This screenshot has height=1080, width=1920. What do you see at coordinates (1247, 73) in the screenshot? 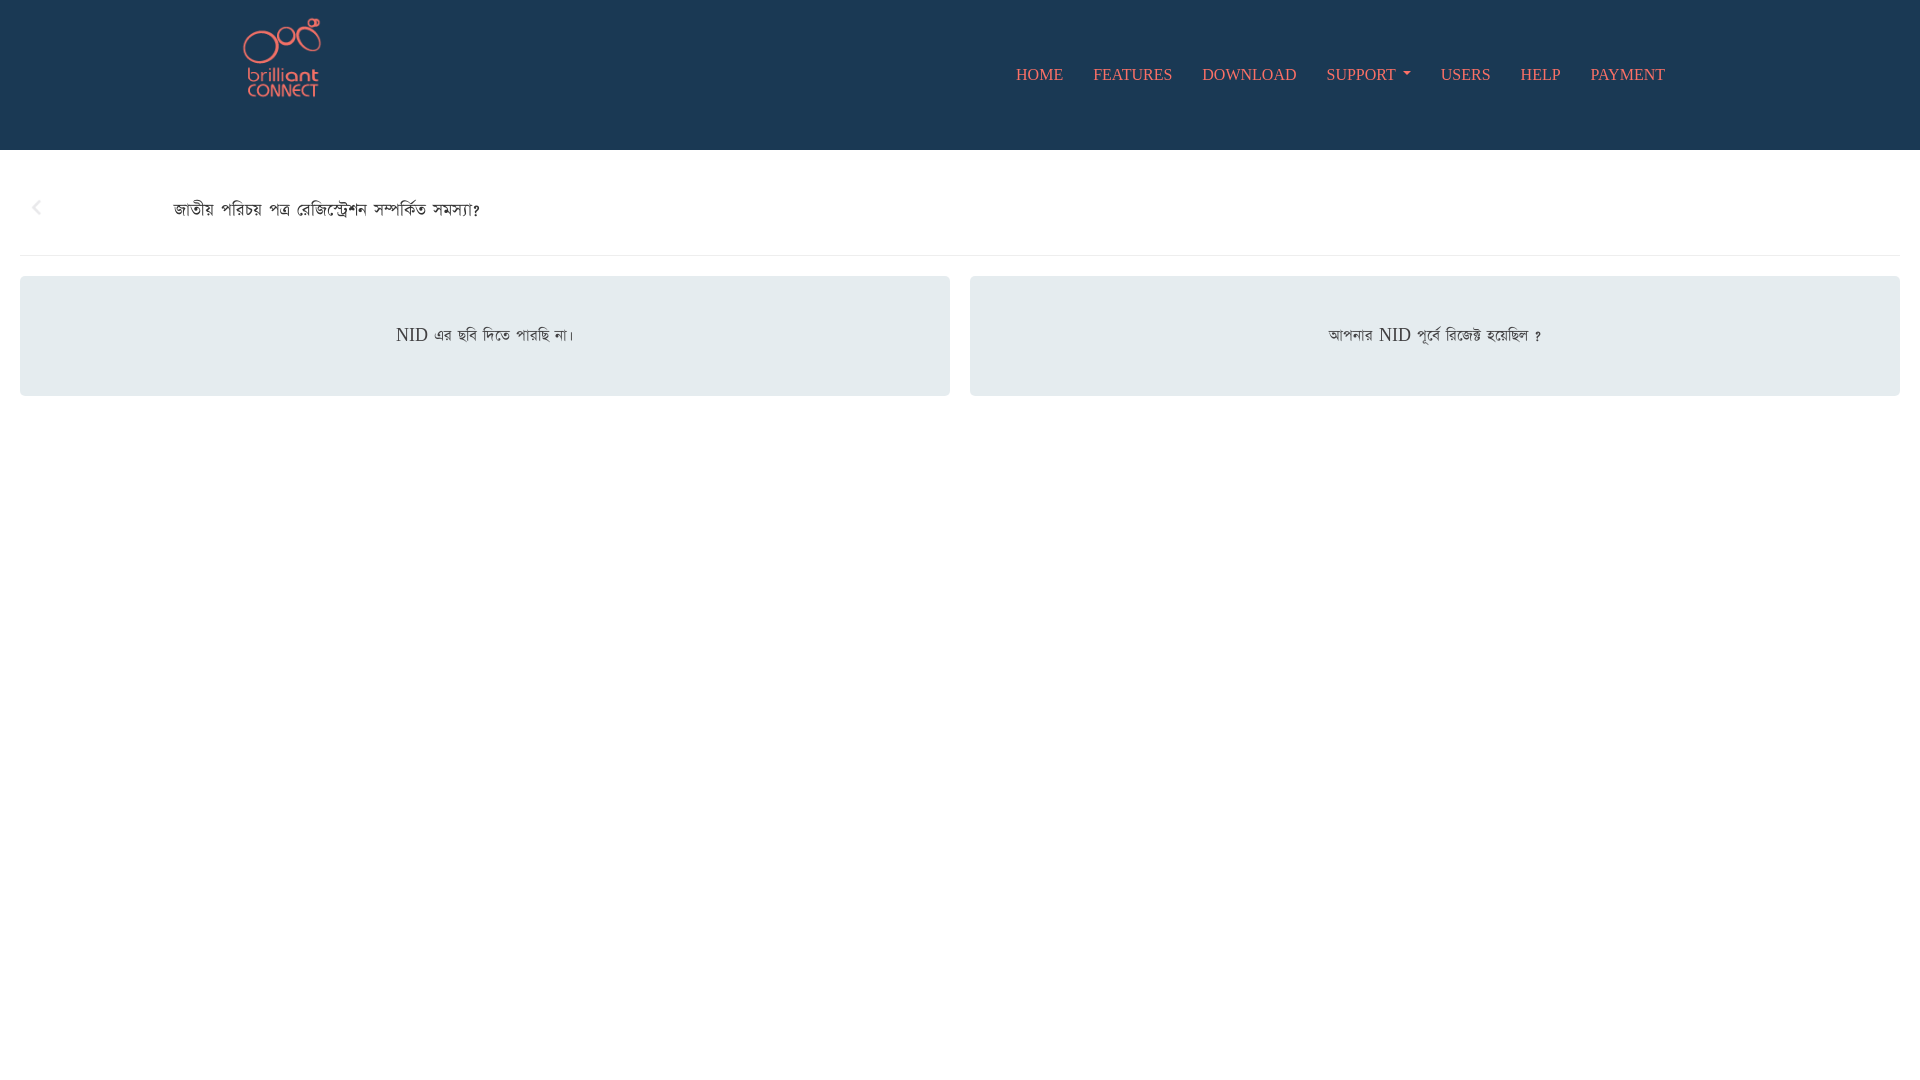
I see `'DOWNLOAD'` at bounding box center [1247, 73].